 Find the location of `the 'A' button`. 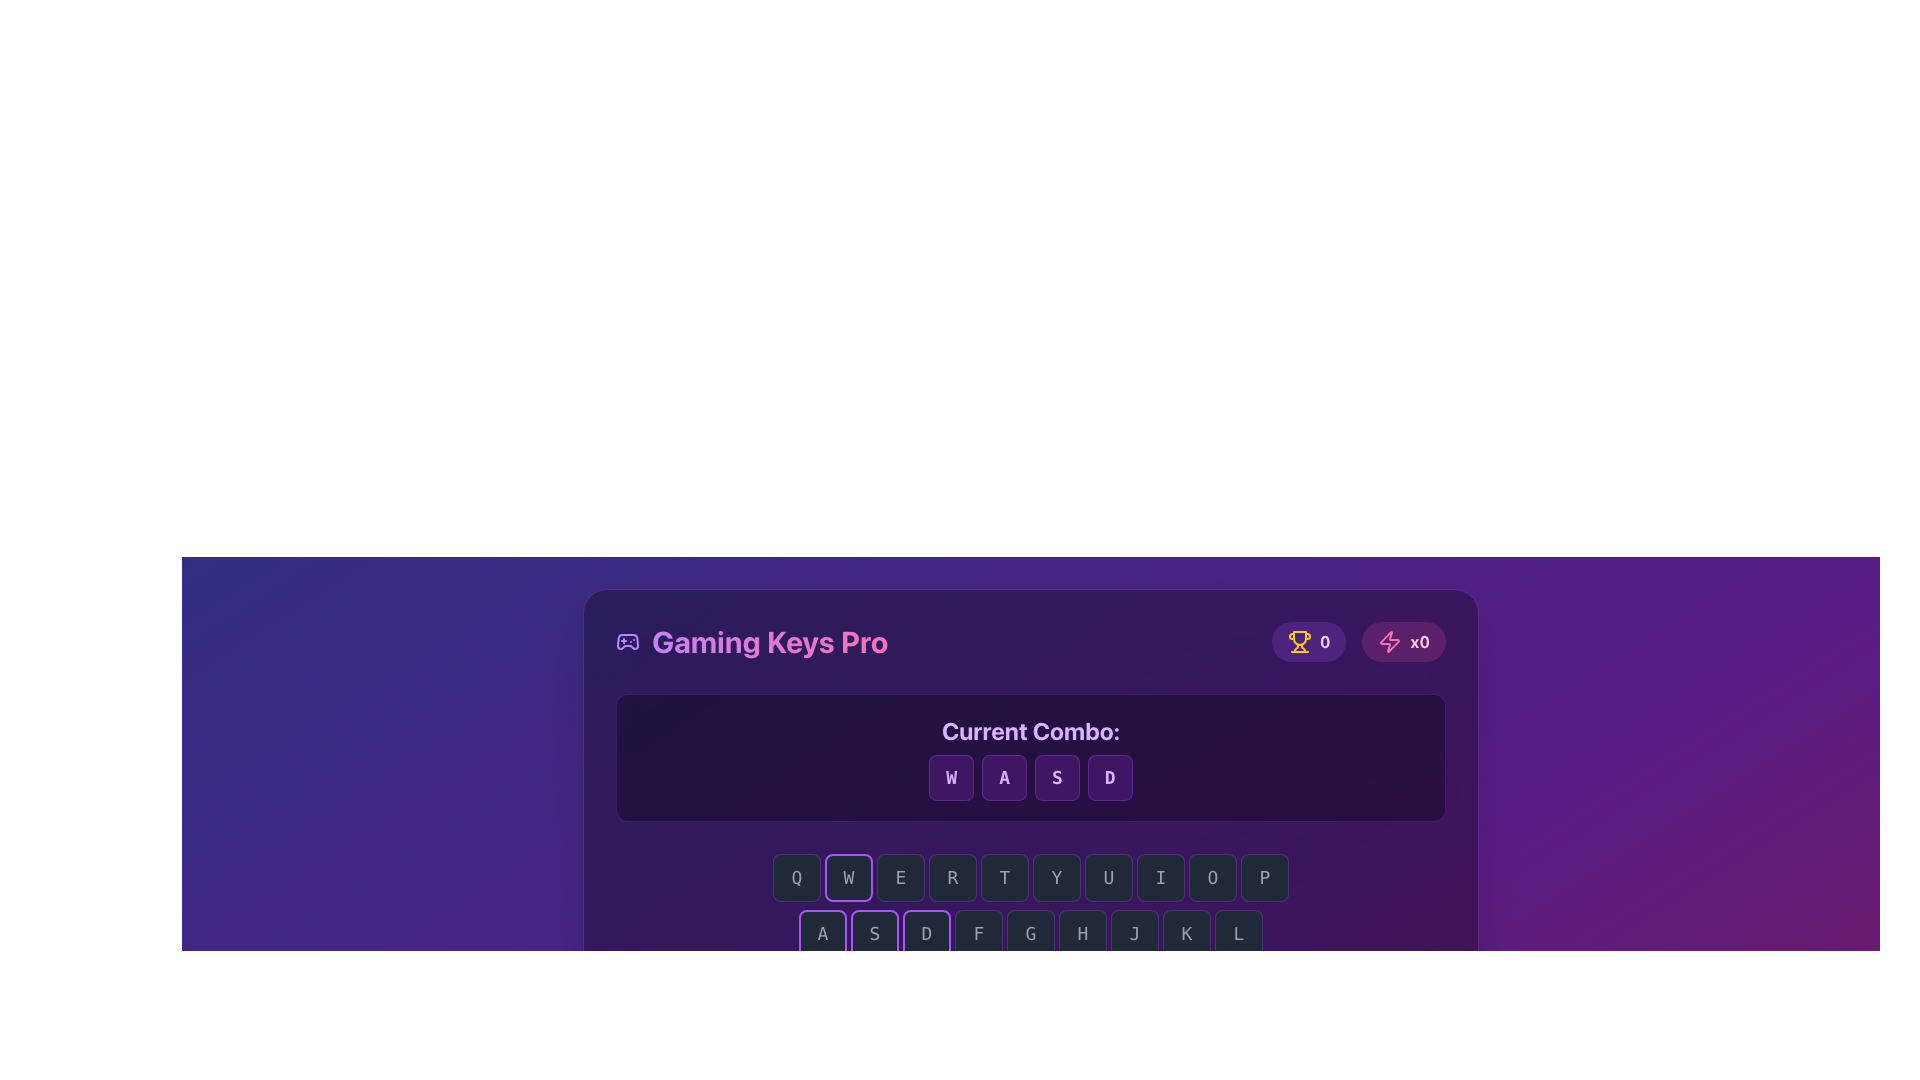

the 'A' button is located at coordinates (1031, 758).